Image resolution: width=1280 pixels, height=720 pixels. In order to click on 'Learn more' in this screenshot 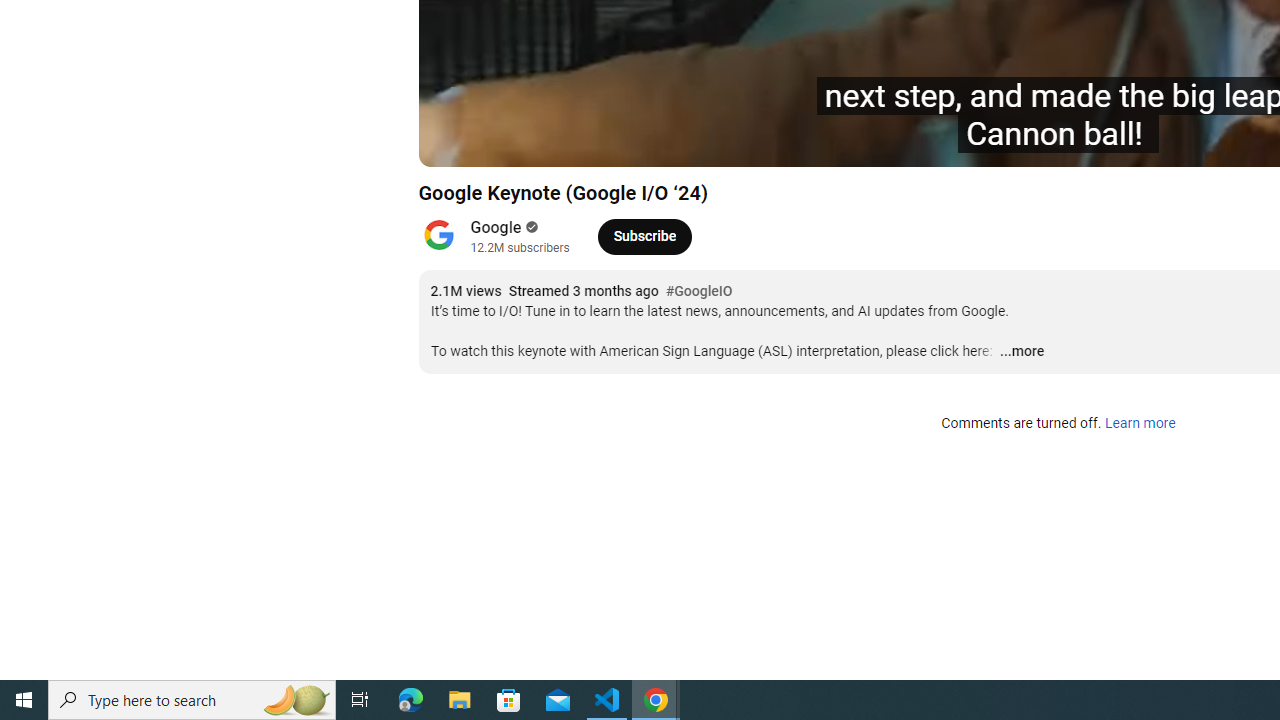, I will do `click(1139, 423)`.